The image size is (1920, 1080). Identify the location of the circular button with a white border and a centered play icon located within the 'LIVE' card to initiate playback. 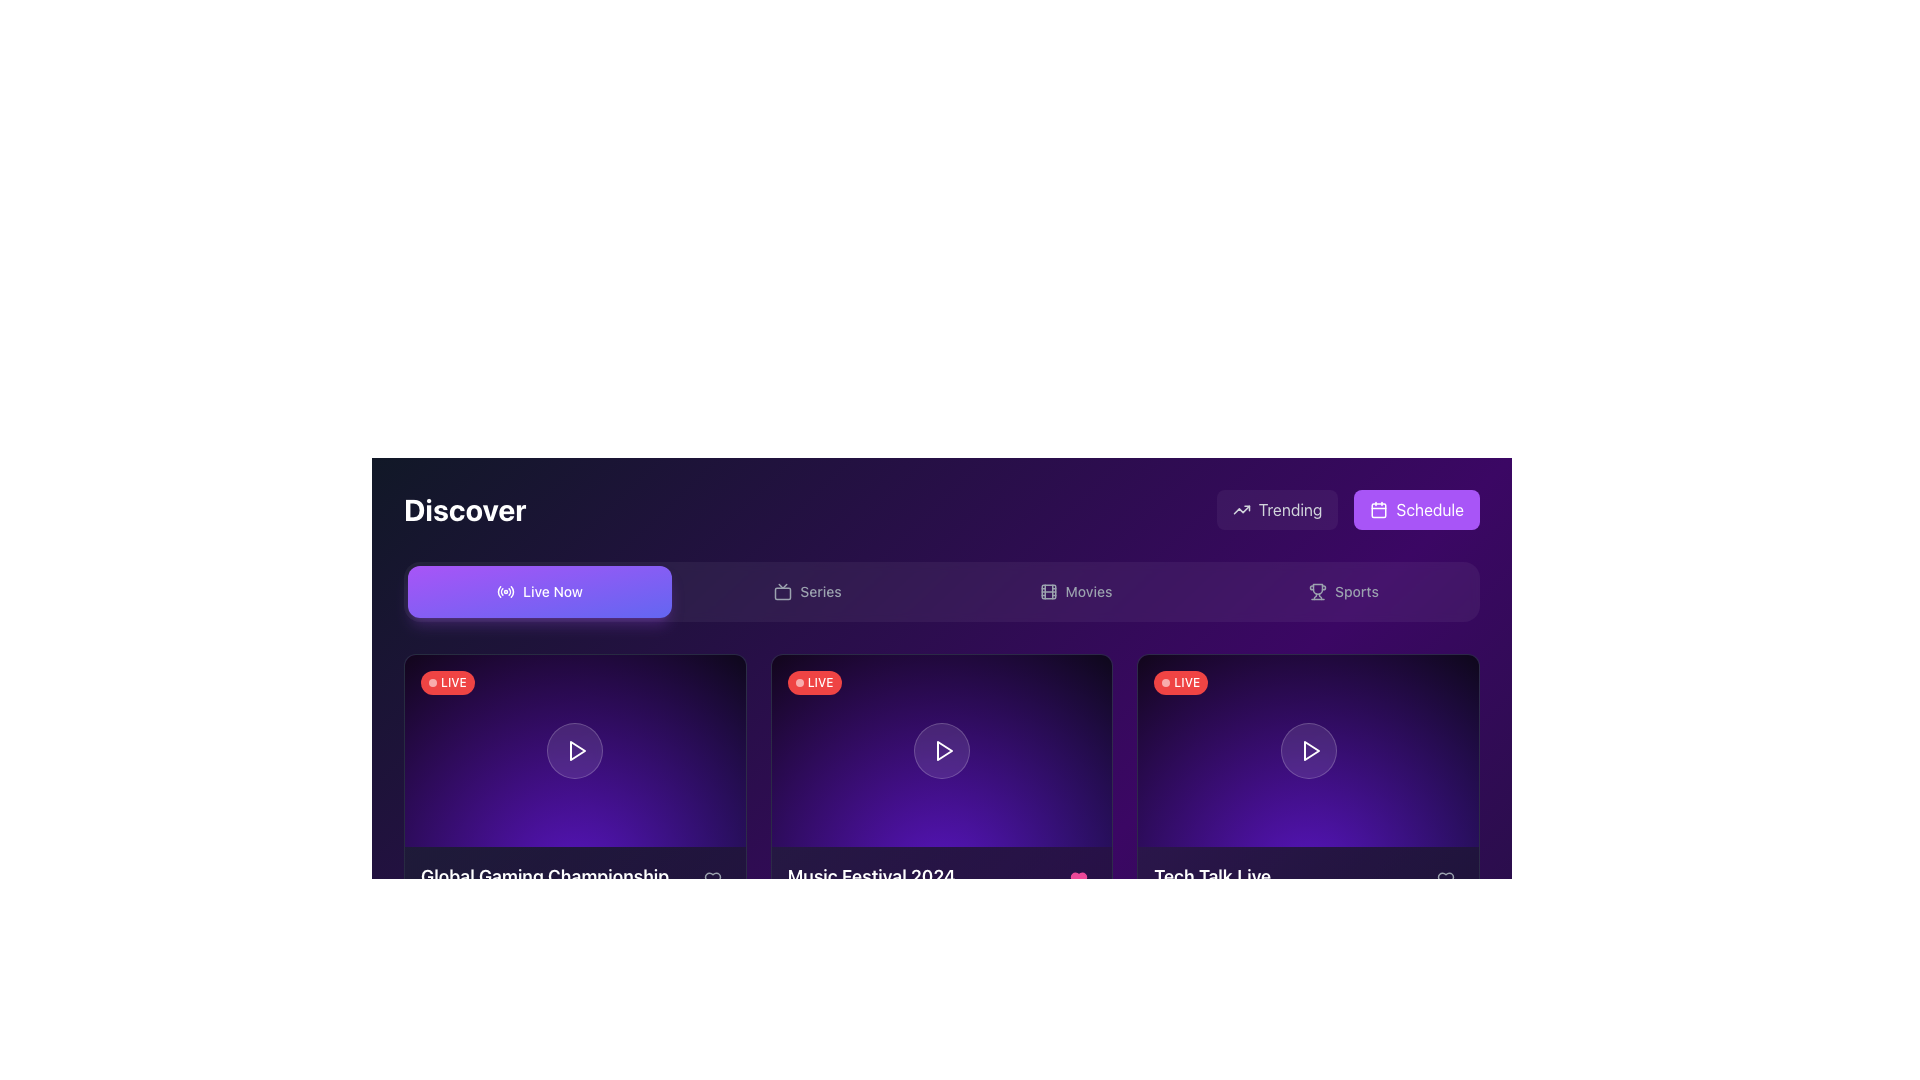
(574, 750).